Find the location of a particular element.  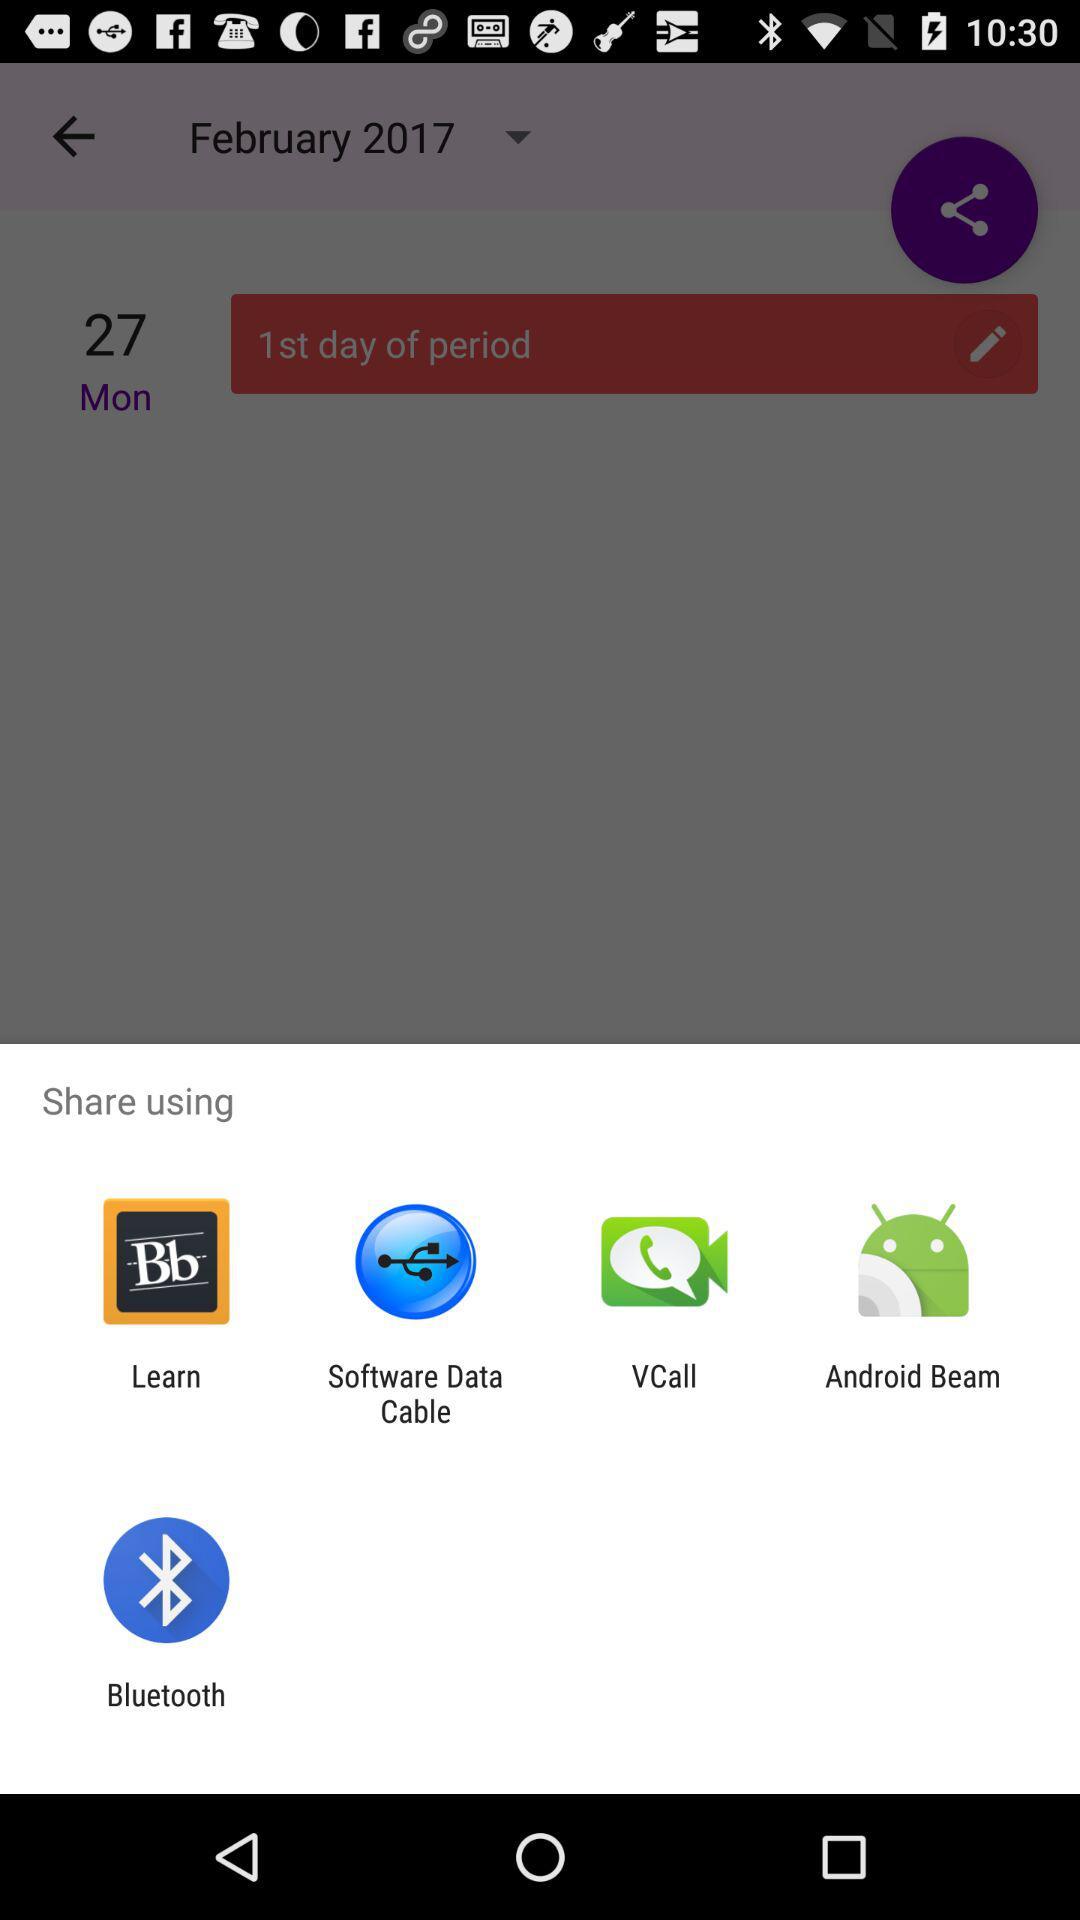

item next to learn icon is located at coordinates (414, 1392).